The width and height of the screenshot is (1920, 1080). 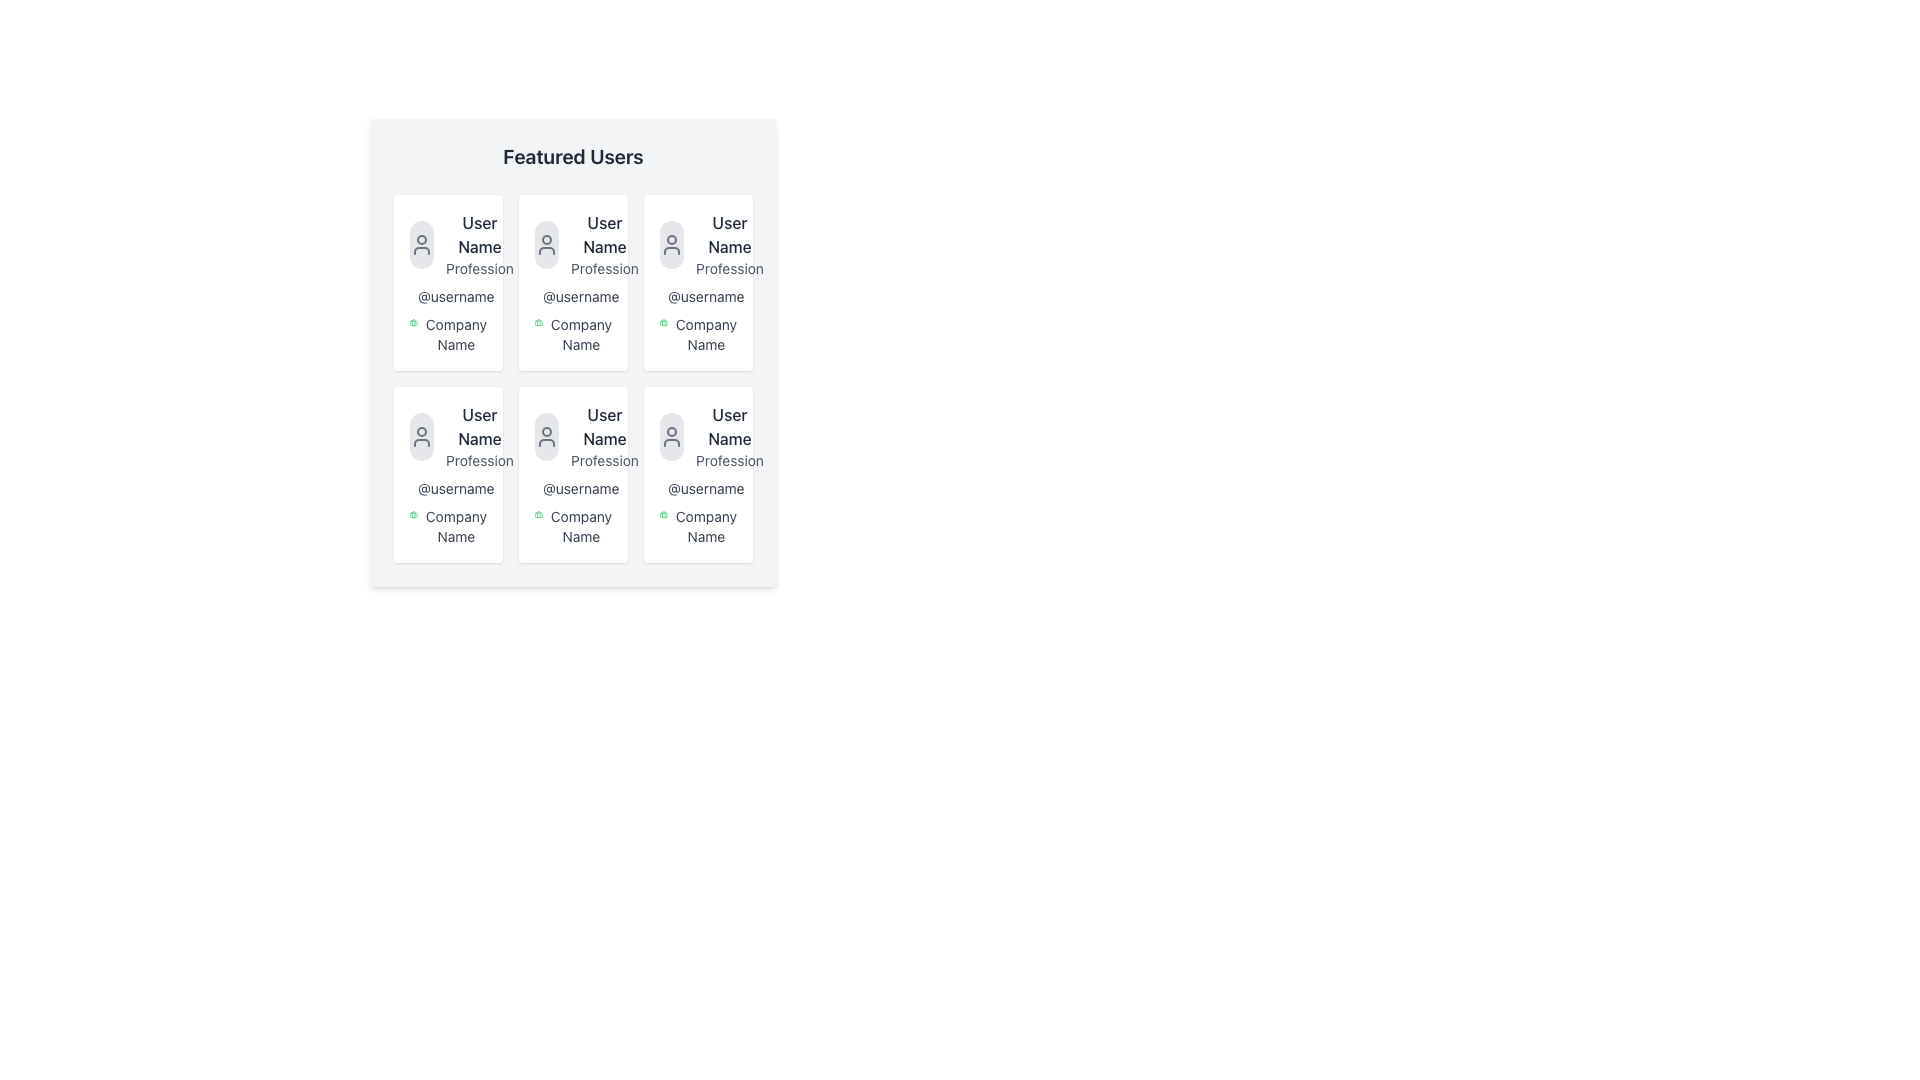 What do you see at coordinates (572, 352) in the screenshot?
I see `the second user card in the 'Featured Users' grid layout, which has a white background, rounded corners, and contains an avatar, user name, profession, '@username', and 'Company Name' label` at bounding box center [572, 352].